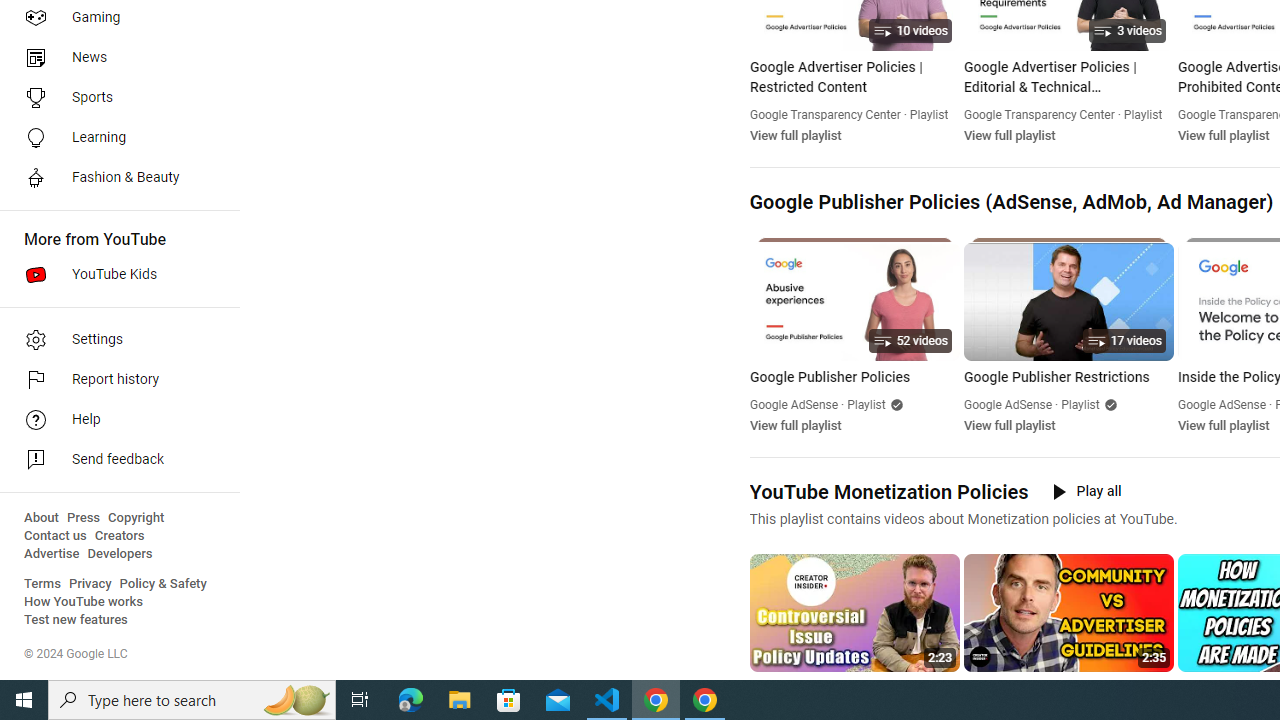  Describe the element at coordinates (1079, 405) in the screenshot. I see `'Playlist'` at that location.